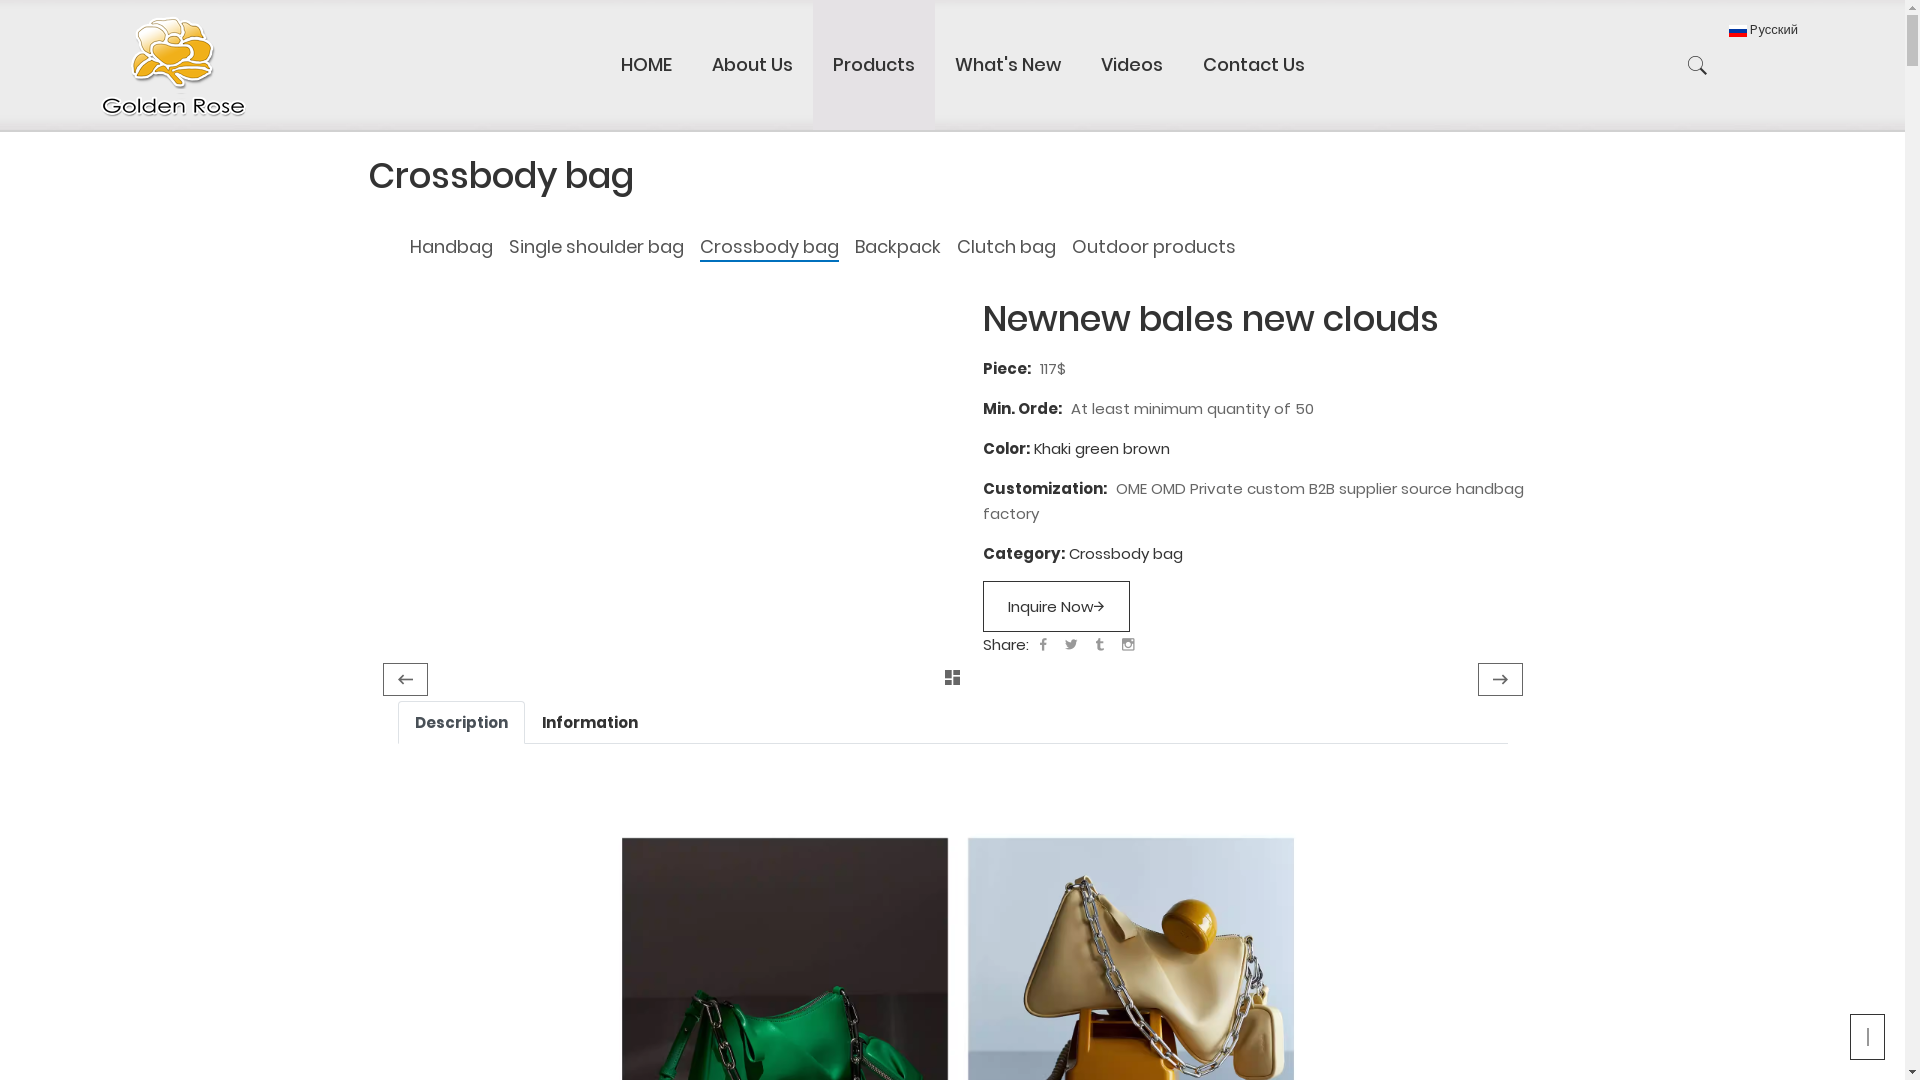  What do you see at coordinates (1079, 64) in the screenshot?
I see `'Videos'` at bounding box center [1079, 64].